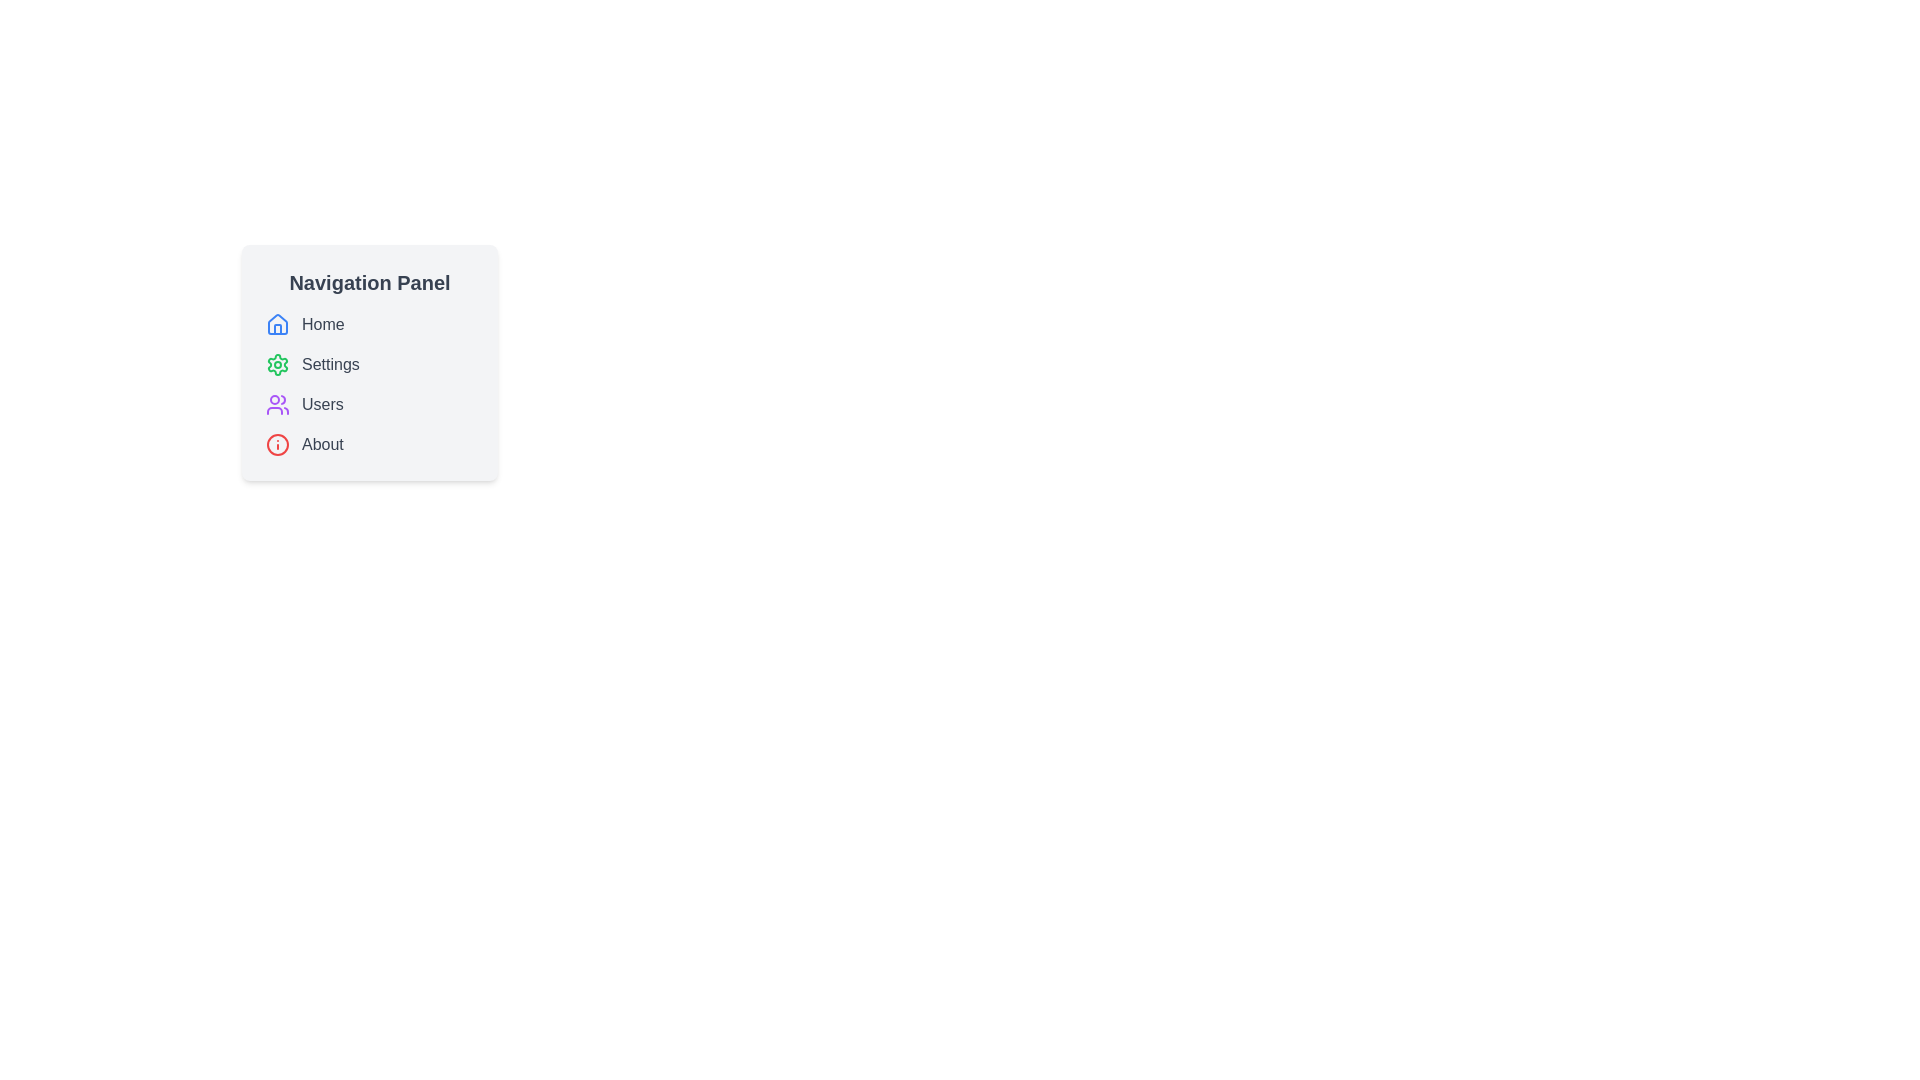 This screenshot has height=1080, width=1920. I want to click on the 'Users' text label in the vertical navigation menu, which is styled in gray with a medium font weight and is the third item in the list, so click(322, 405).